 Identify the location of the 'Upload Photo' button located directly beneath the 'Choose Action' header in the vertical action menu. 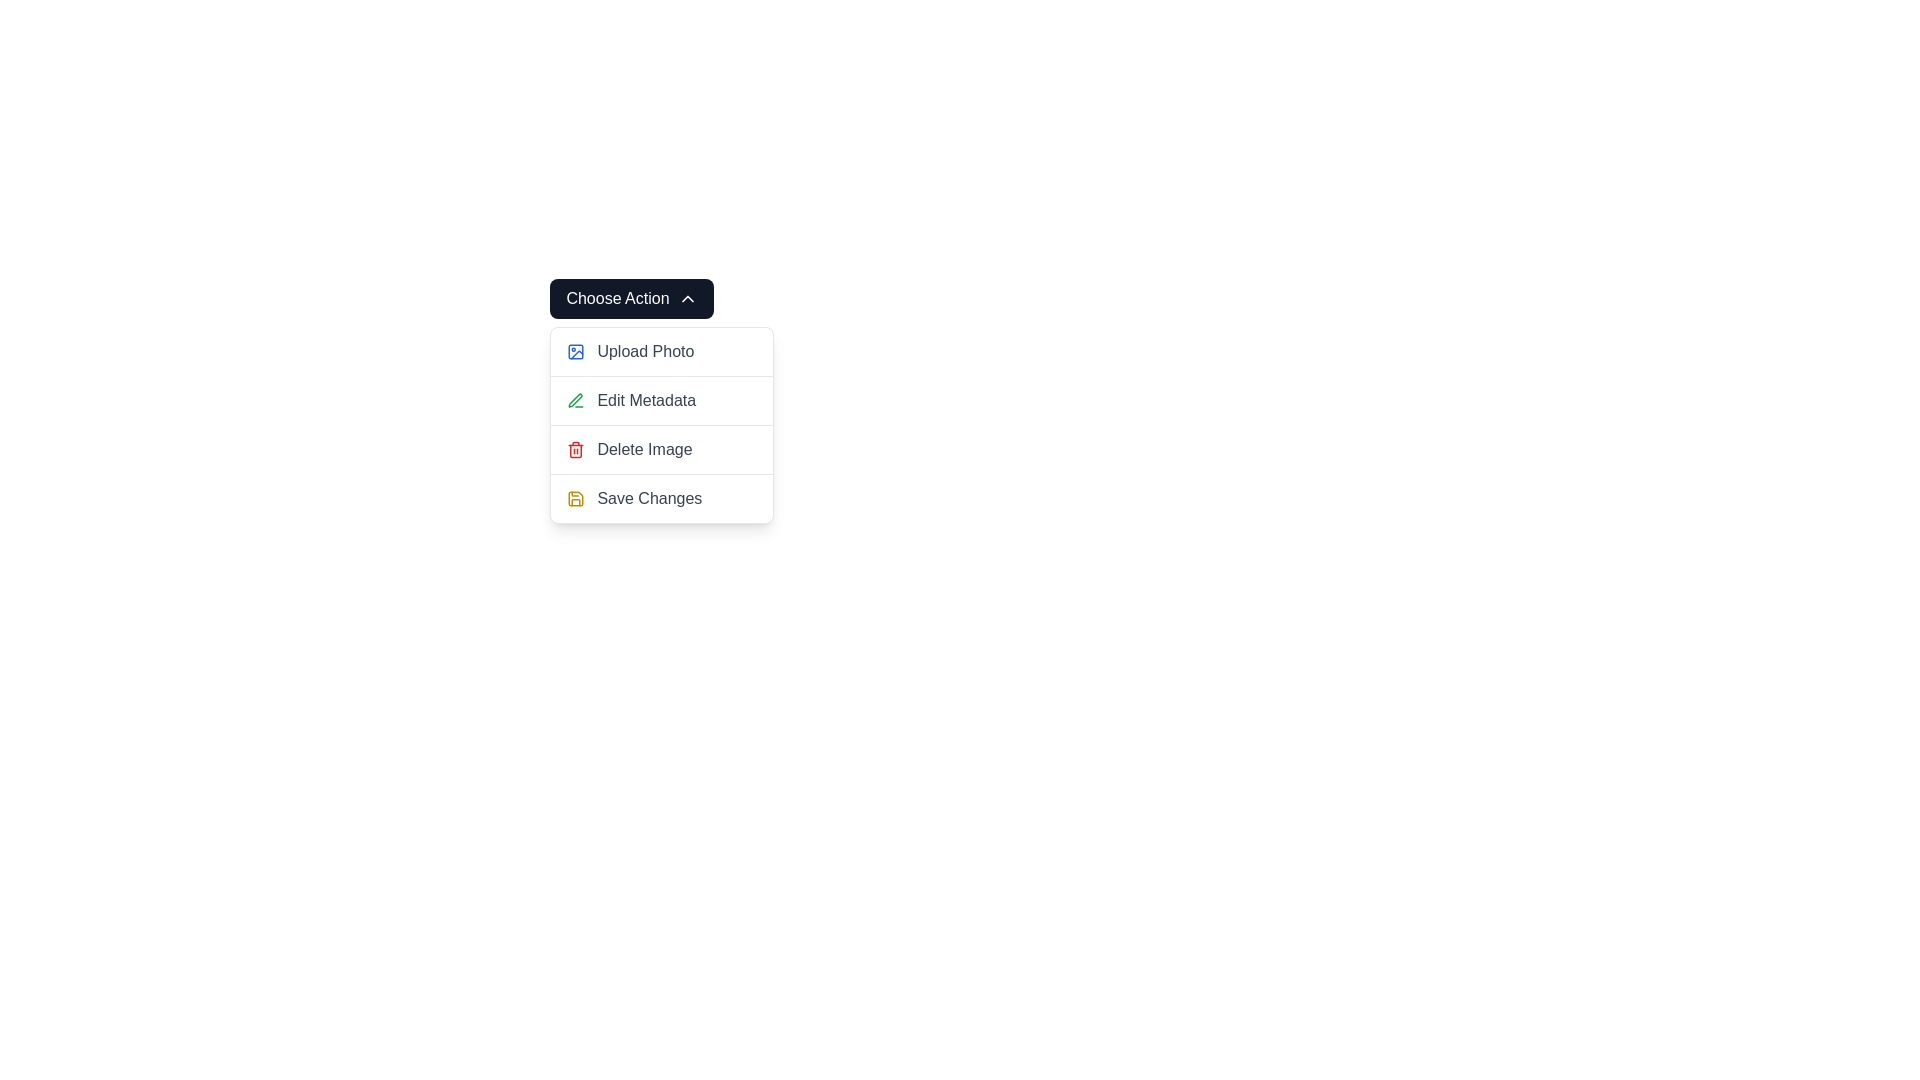
(662, 350).